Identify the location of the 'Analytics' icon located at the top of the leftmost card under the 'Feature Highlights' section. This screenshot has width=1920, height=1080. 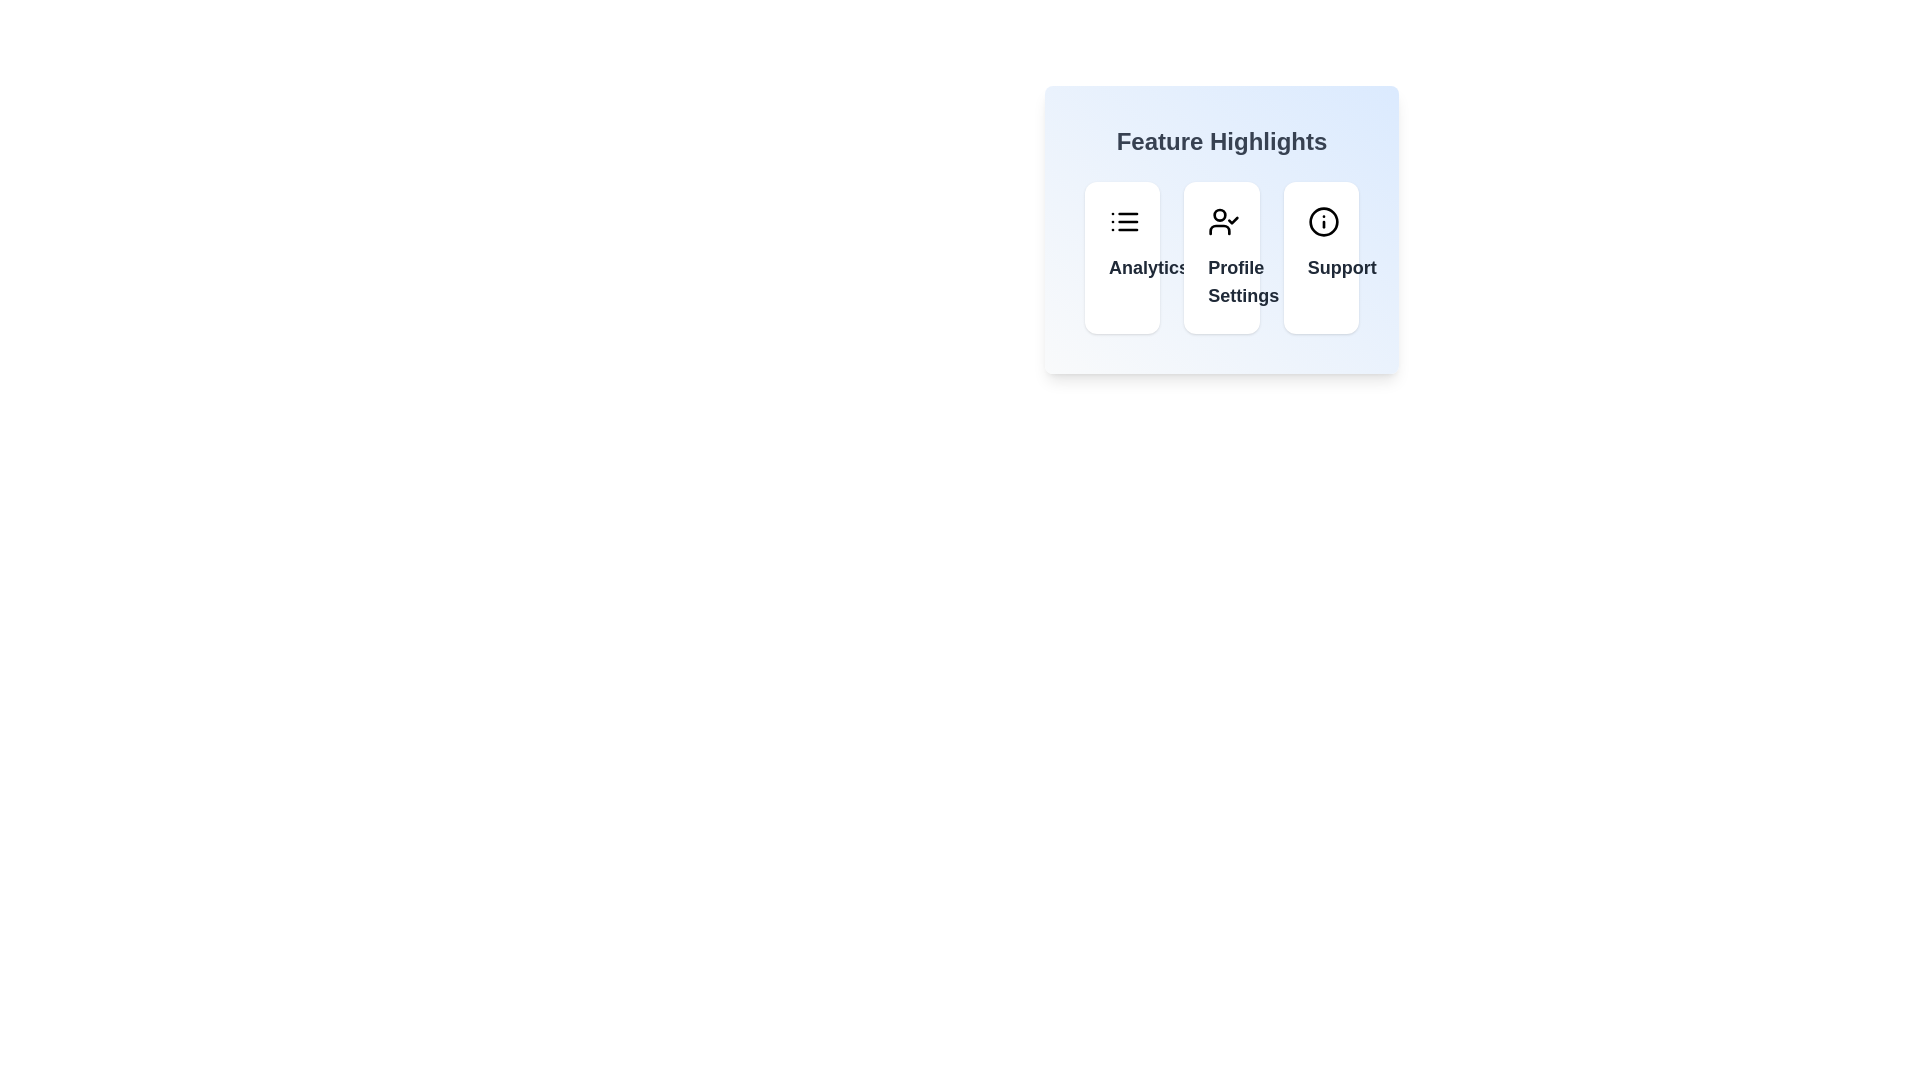
(1124, 222).